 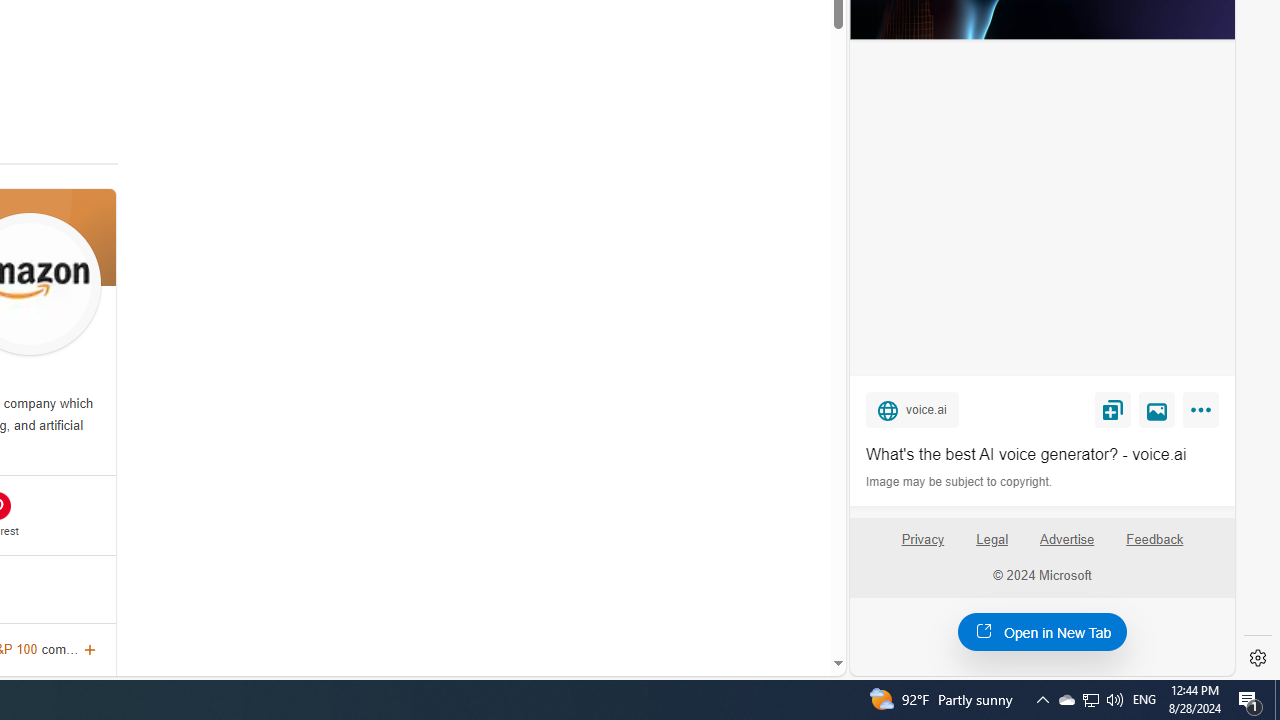 I want to click on 'View image', so click(x=1157, y=408).